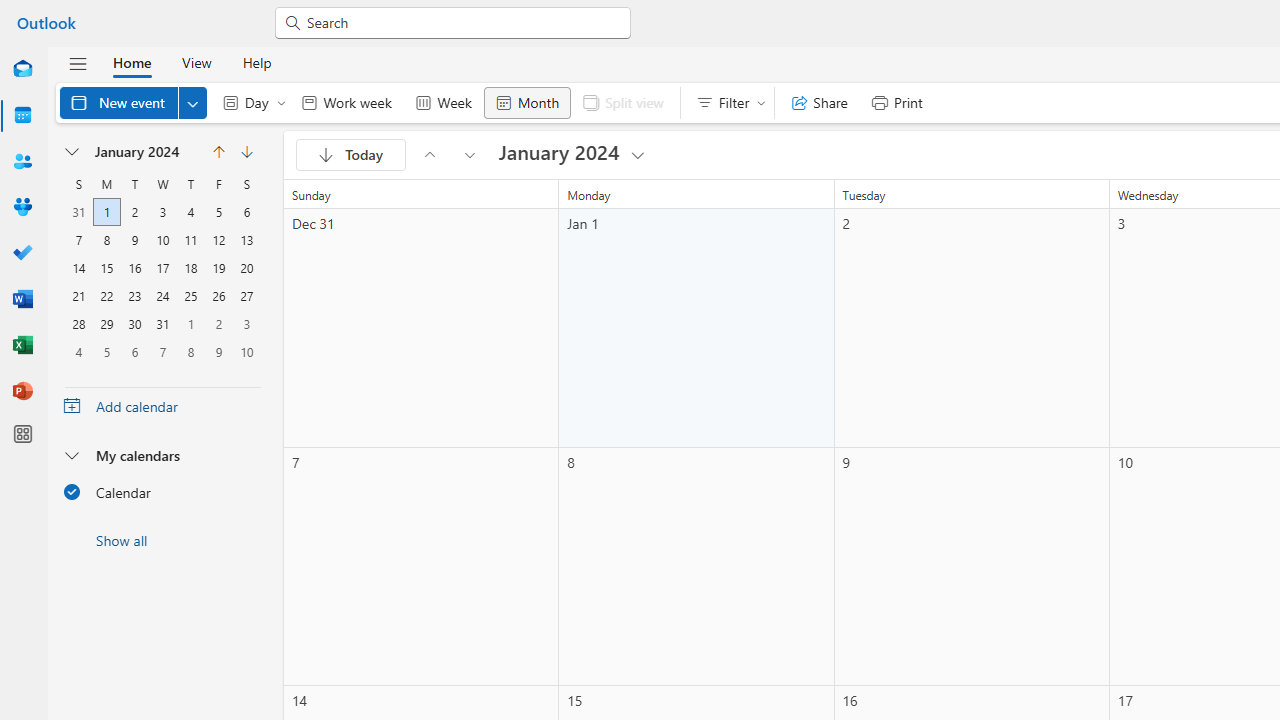  Describe the element at coordinates (162, 296) in the screenshot. I see `'24, January, 2024'` at that location.